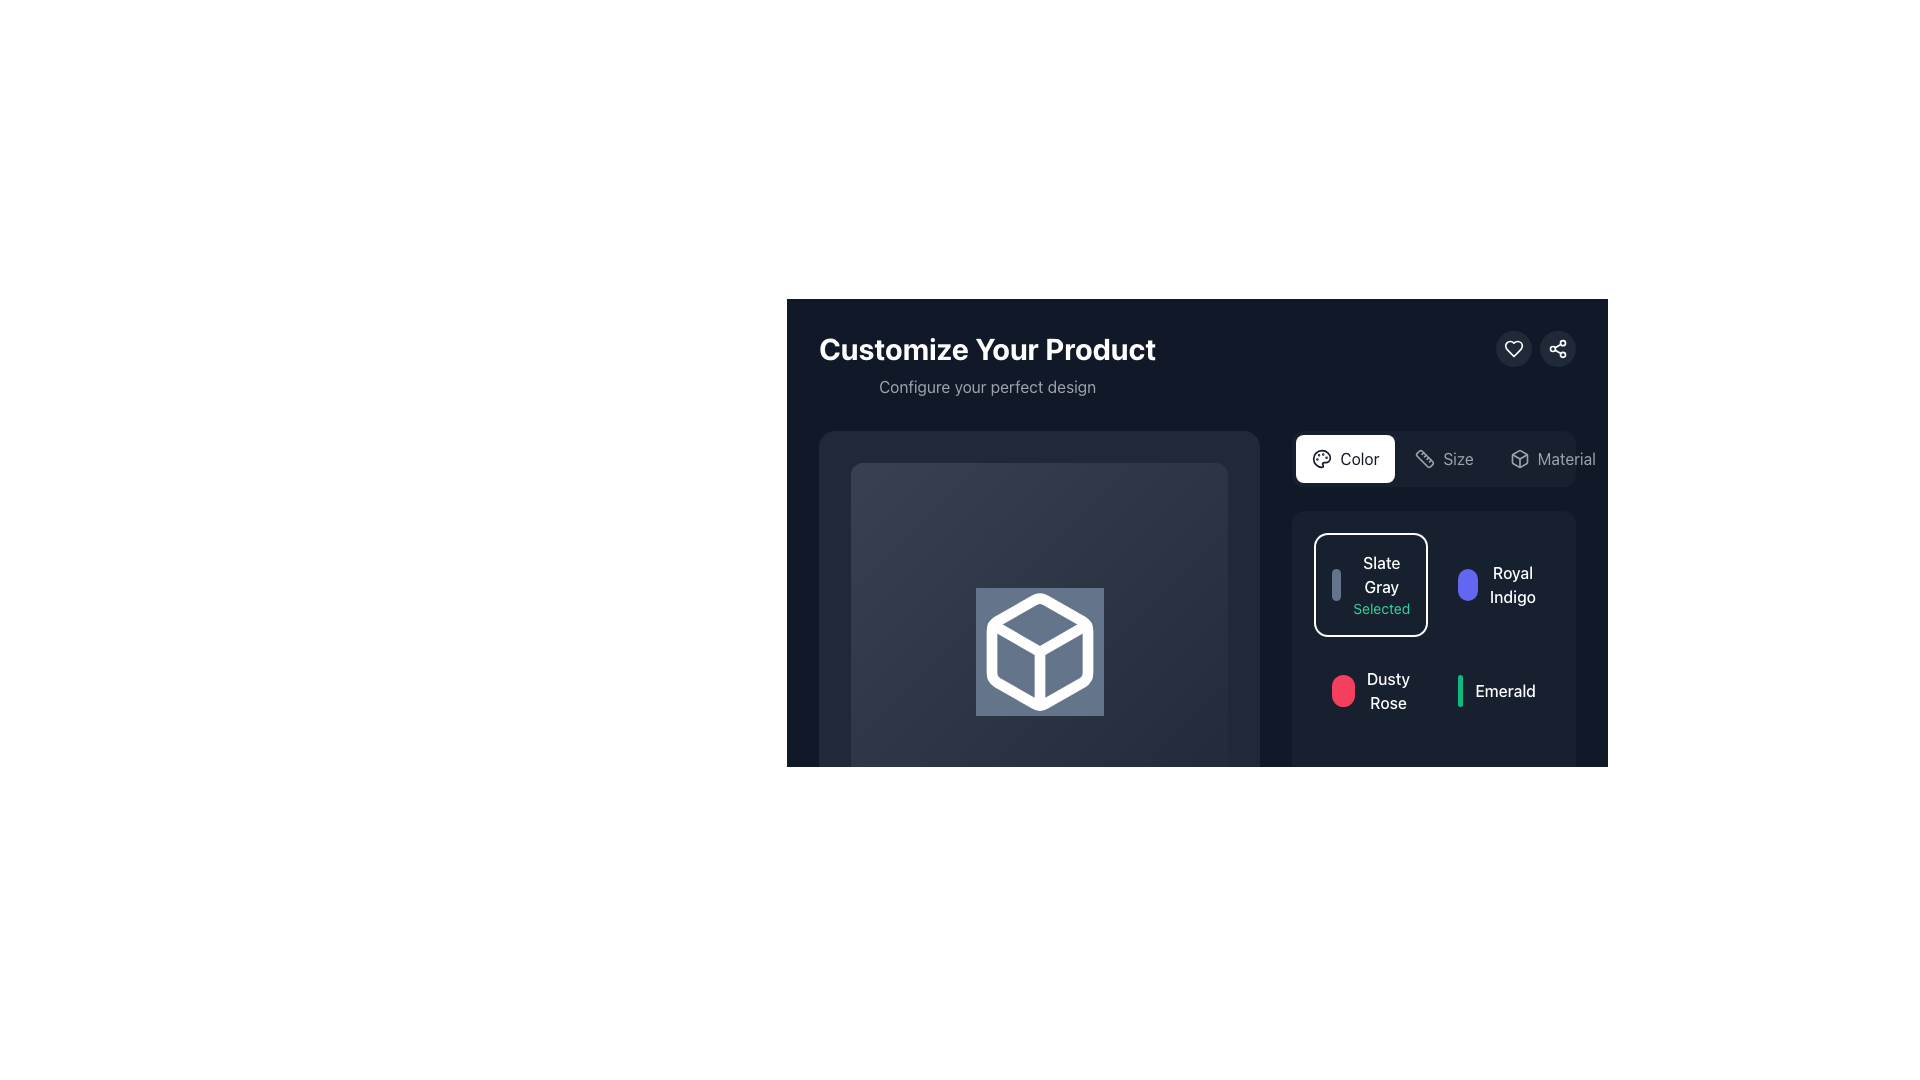  What do you see at coordinates (1424, 459) in the screenshot?
I see `the vector icon resembling a measuring ruler in the top-right corner of the interface` at bounding box center [1424, 459].